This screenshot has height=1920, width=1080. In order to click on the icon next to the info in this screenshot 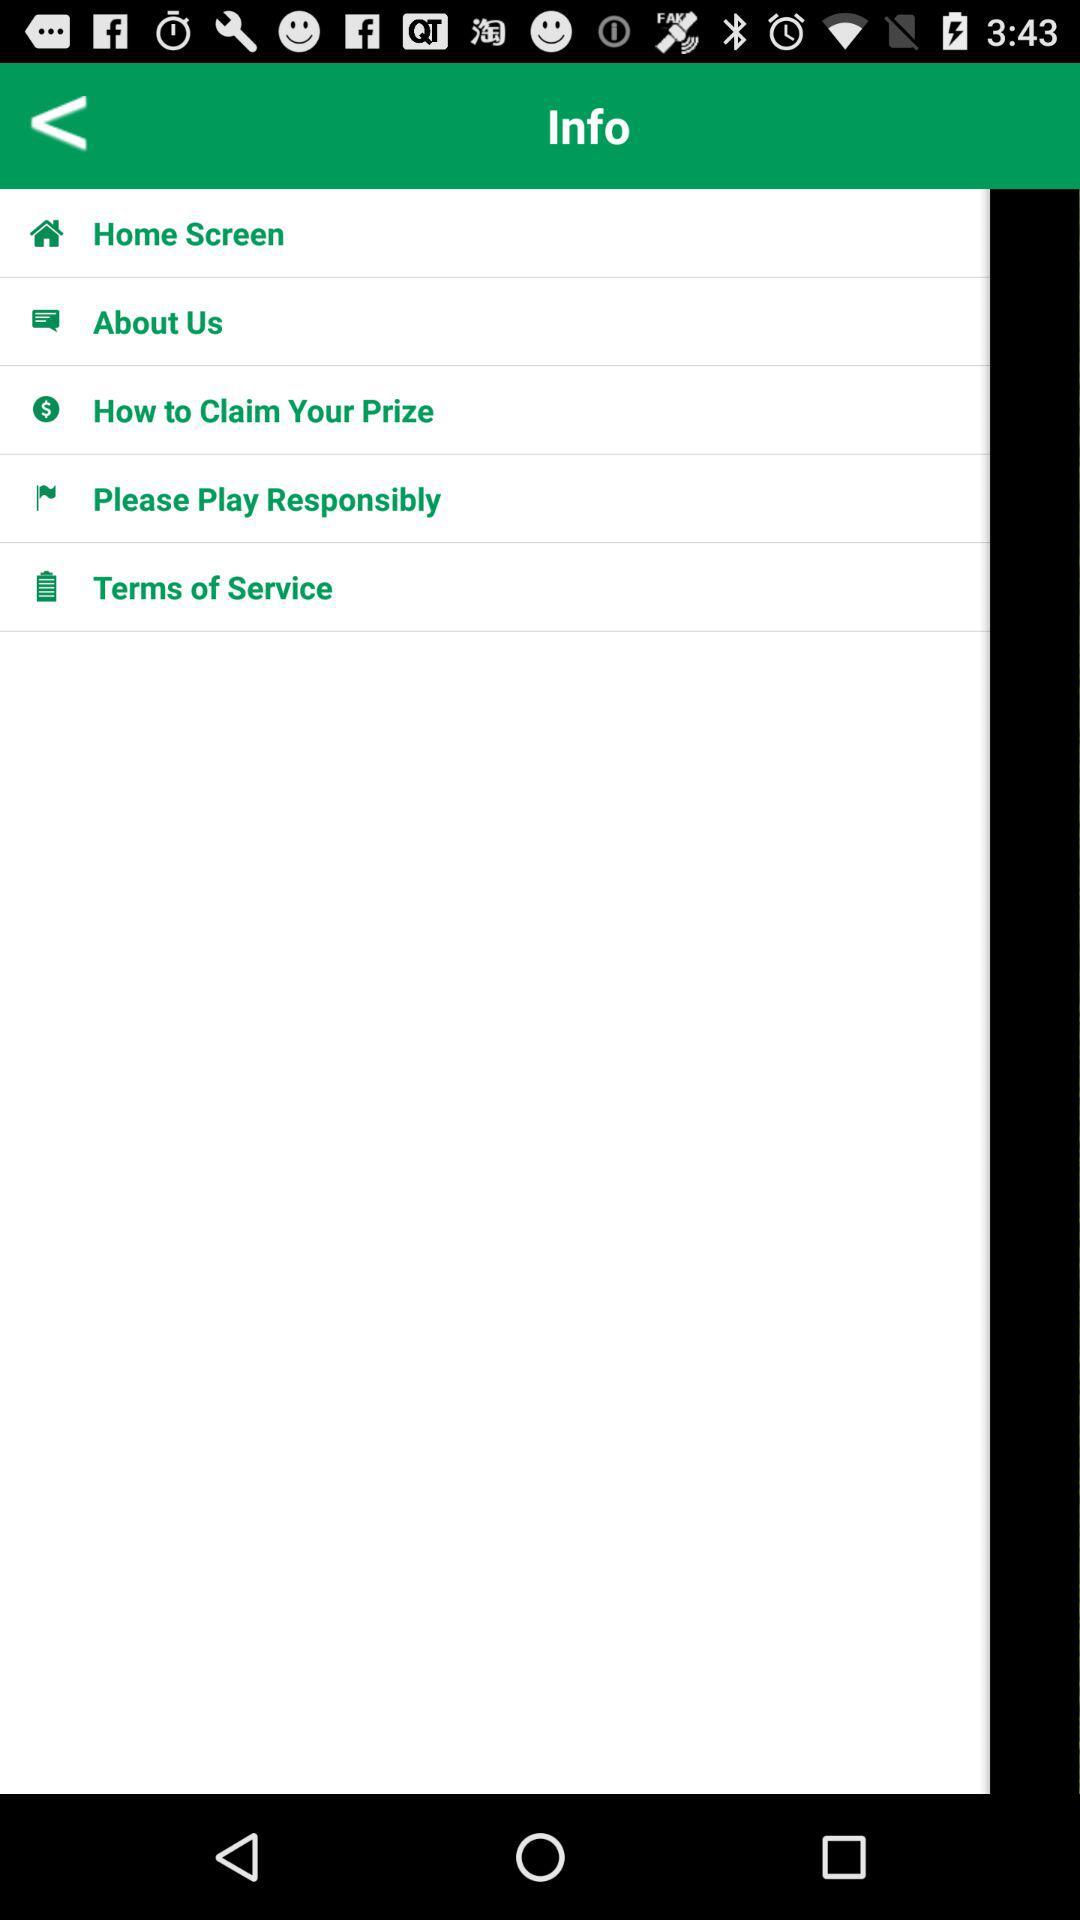, I will do `click(58, 124)`.